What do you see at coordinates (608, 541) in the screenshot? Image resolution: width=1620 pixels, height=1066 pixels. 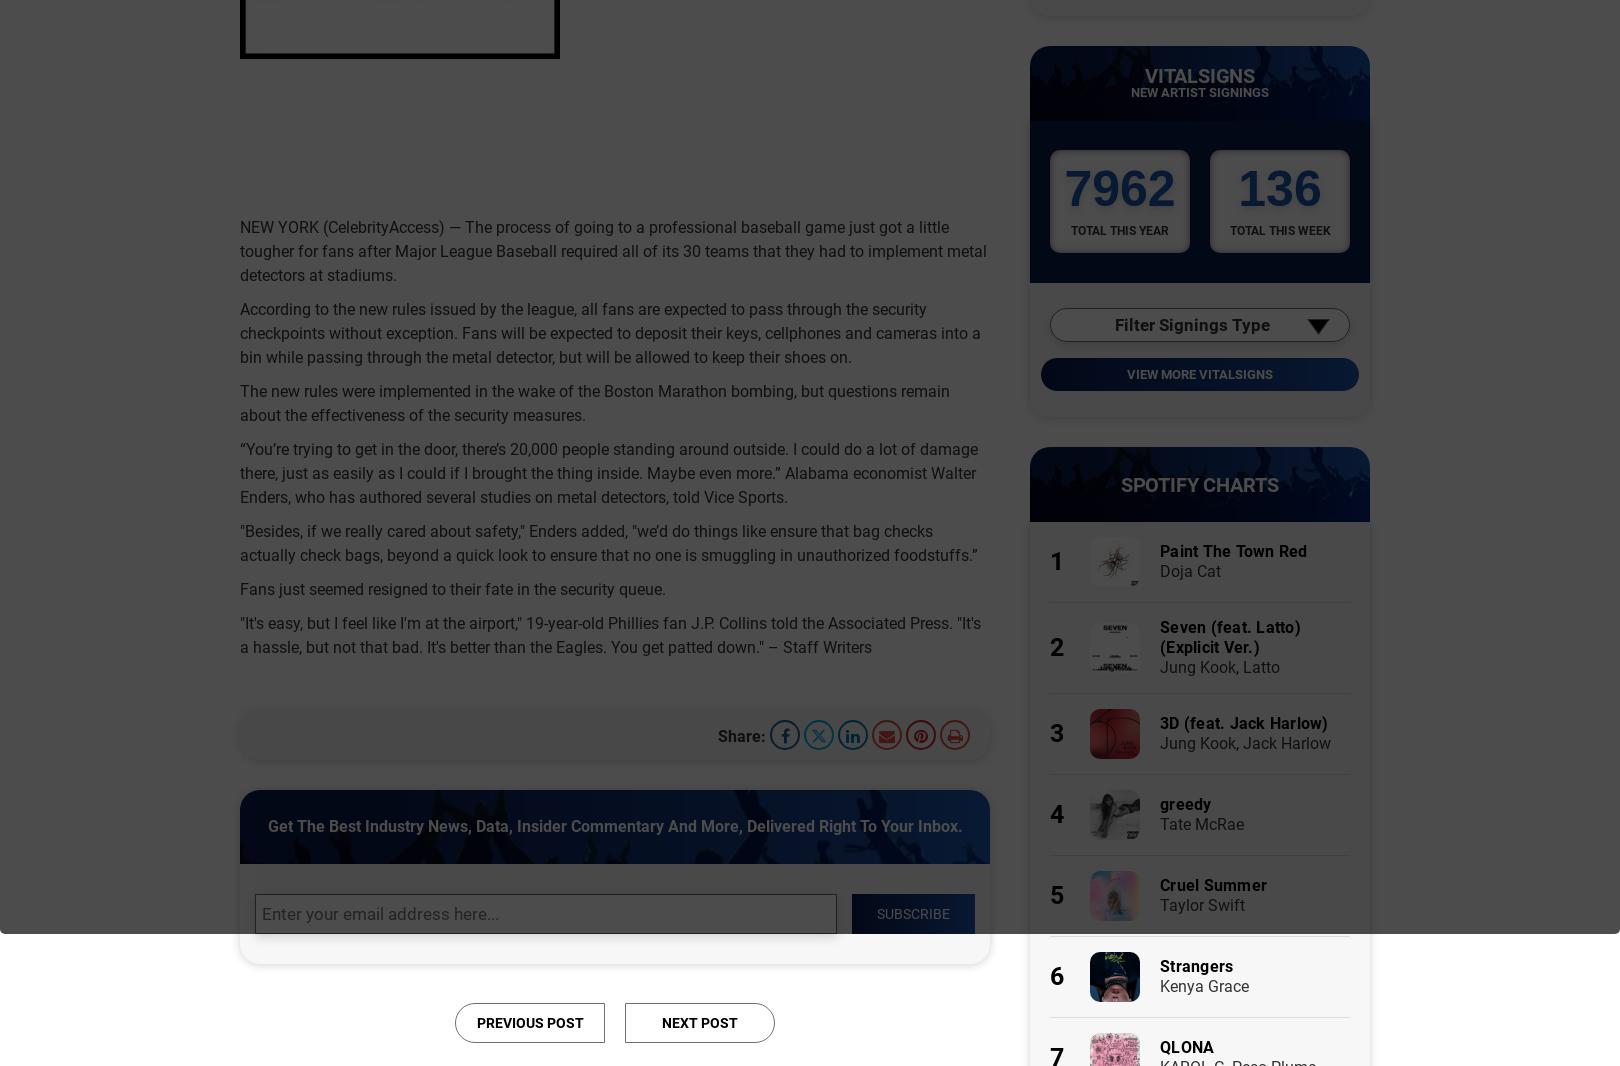 I see `'"Besides, if we really cared about safety," Enders added, "we’d do things like ensure that bag checks actually check bags, beyond a quick look to ensure that no one is smuggling in unauthorized foodstuffs.”'` at bounding box center [608, 541].